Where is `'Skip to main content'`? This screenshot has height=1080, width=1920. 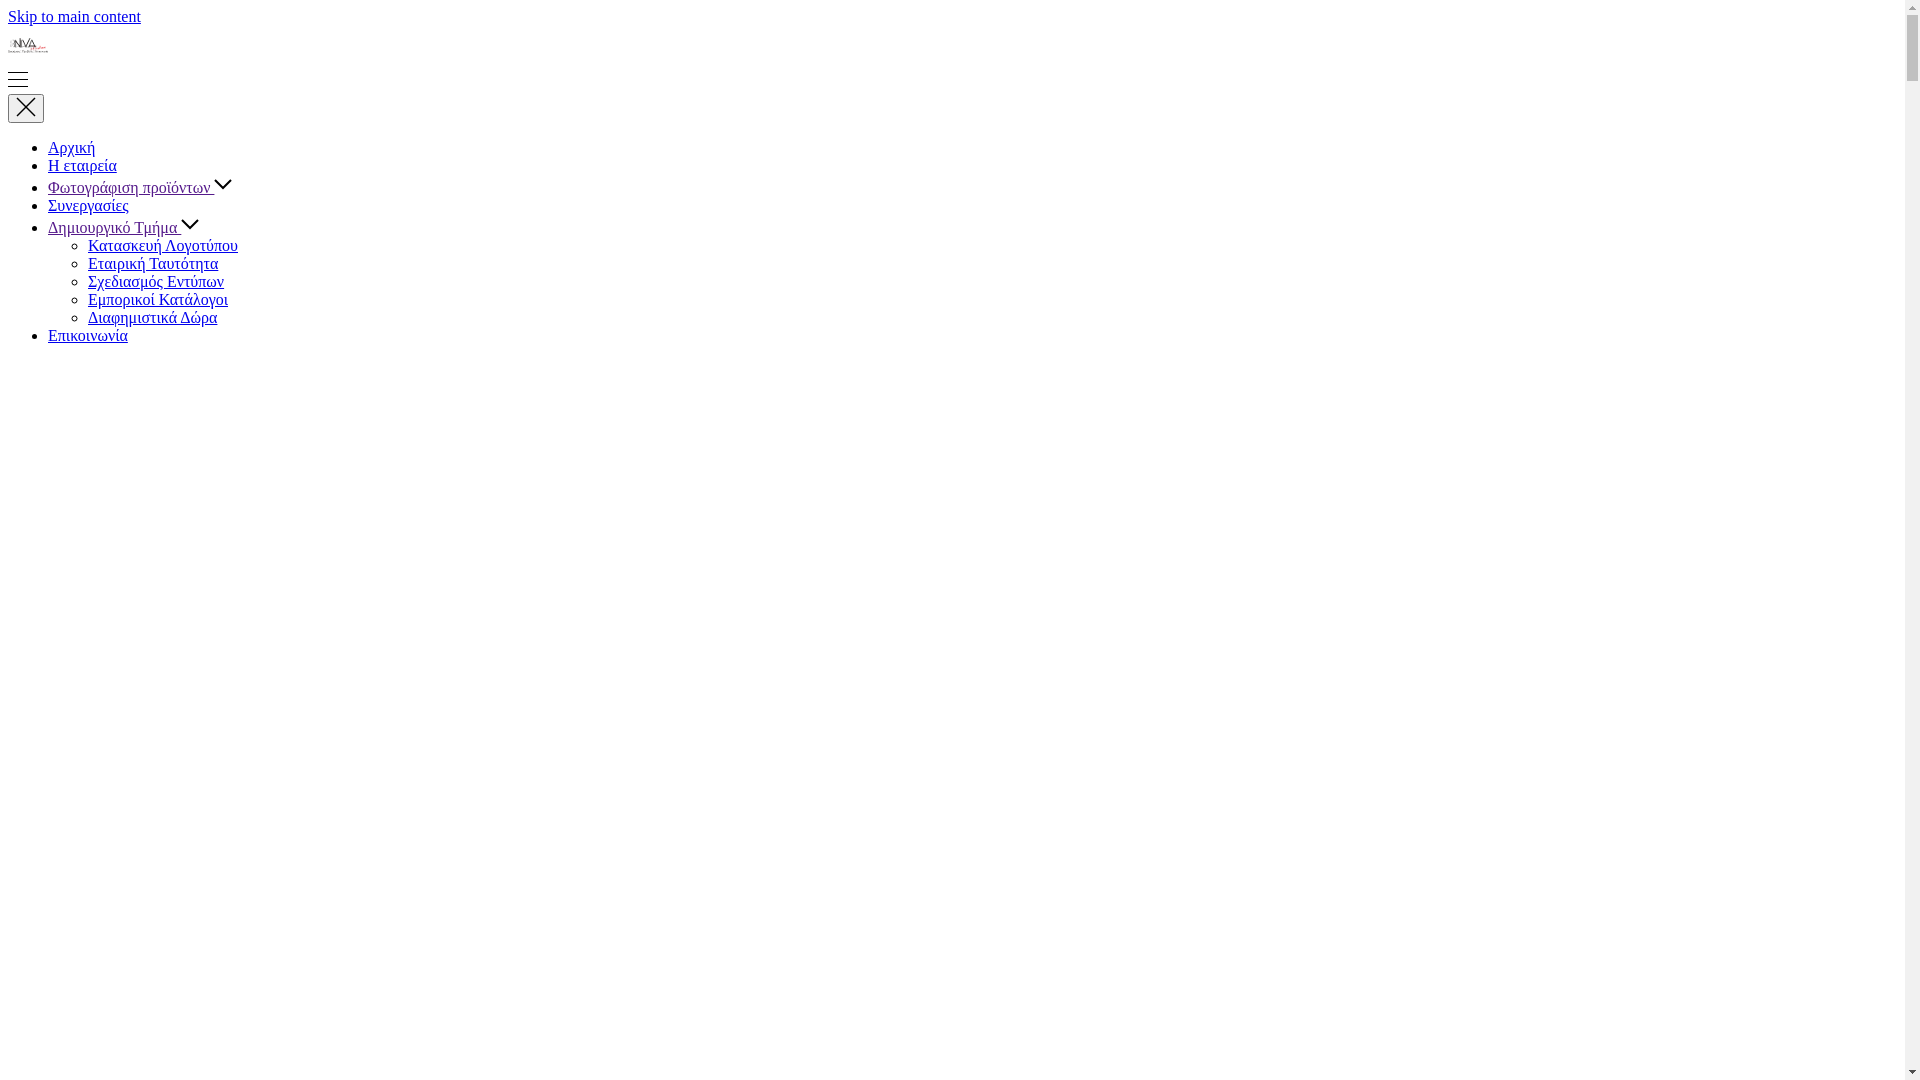
'Skip to main content' is located at coordinates (74, 16).